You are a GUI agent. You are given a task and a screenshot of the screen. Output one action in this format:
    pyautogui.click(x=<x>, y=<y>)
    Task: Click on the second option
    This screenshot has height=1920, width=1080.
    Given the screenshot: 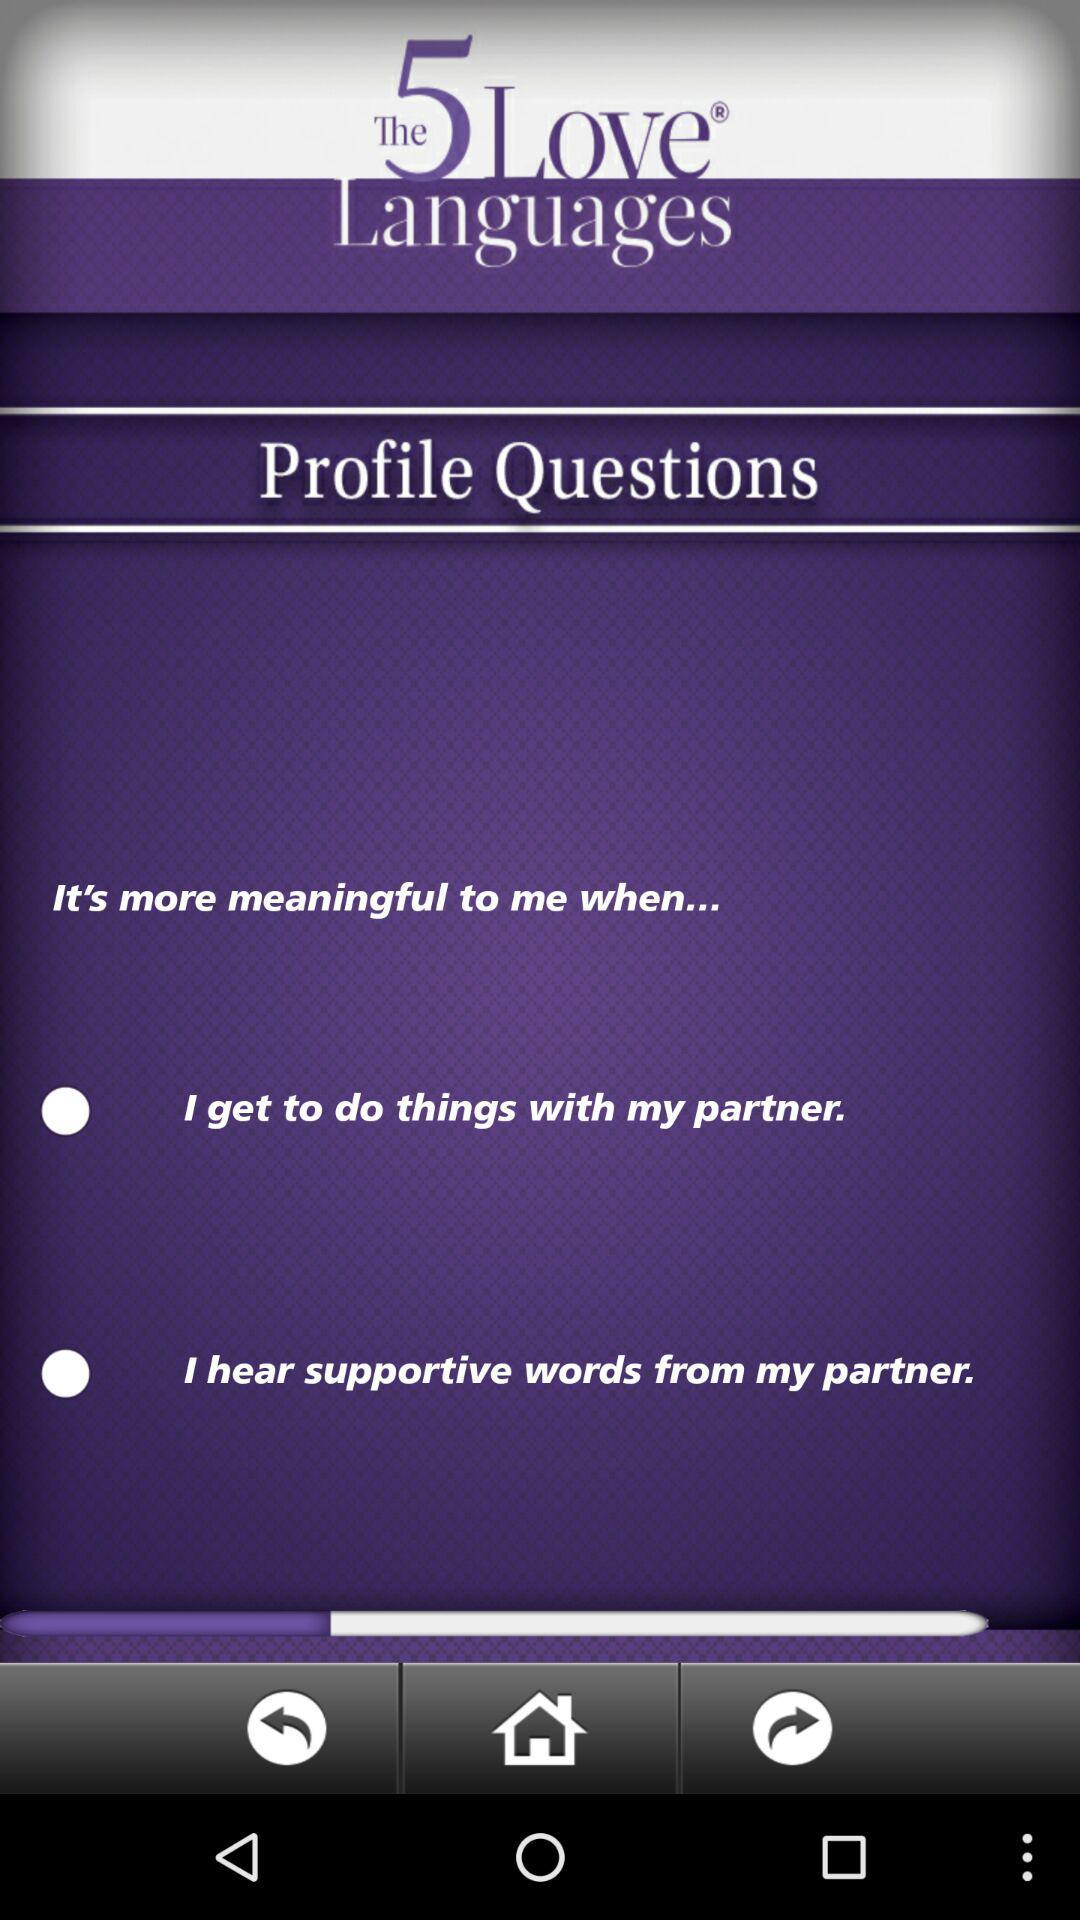 What is the action you would take?
    pyautogui.click(x=64, y=1372)
    